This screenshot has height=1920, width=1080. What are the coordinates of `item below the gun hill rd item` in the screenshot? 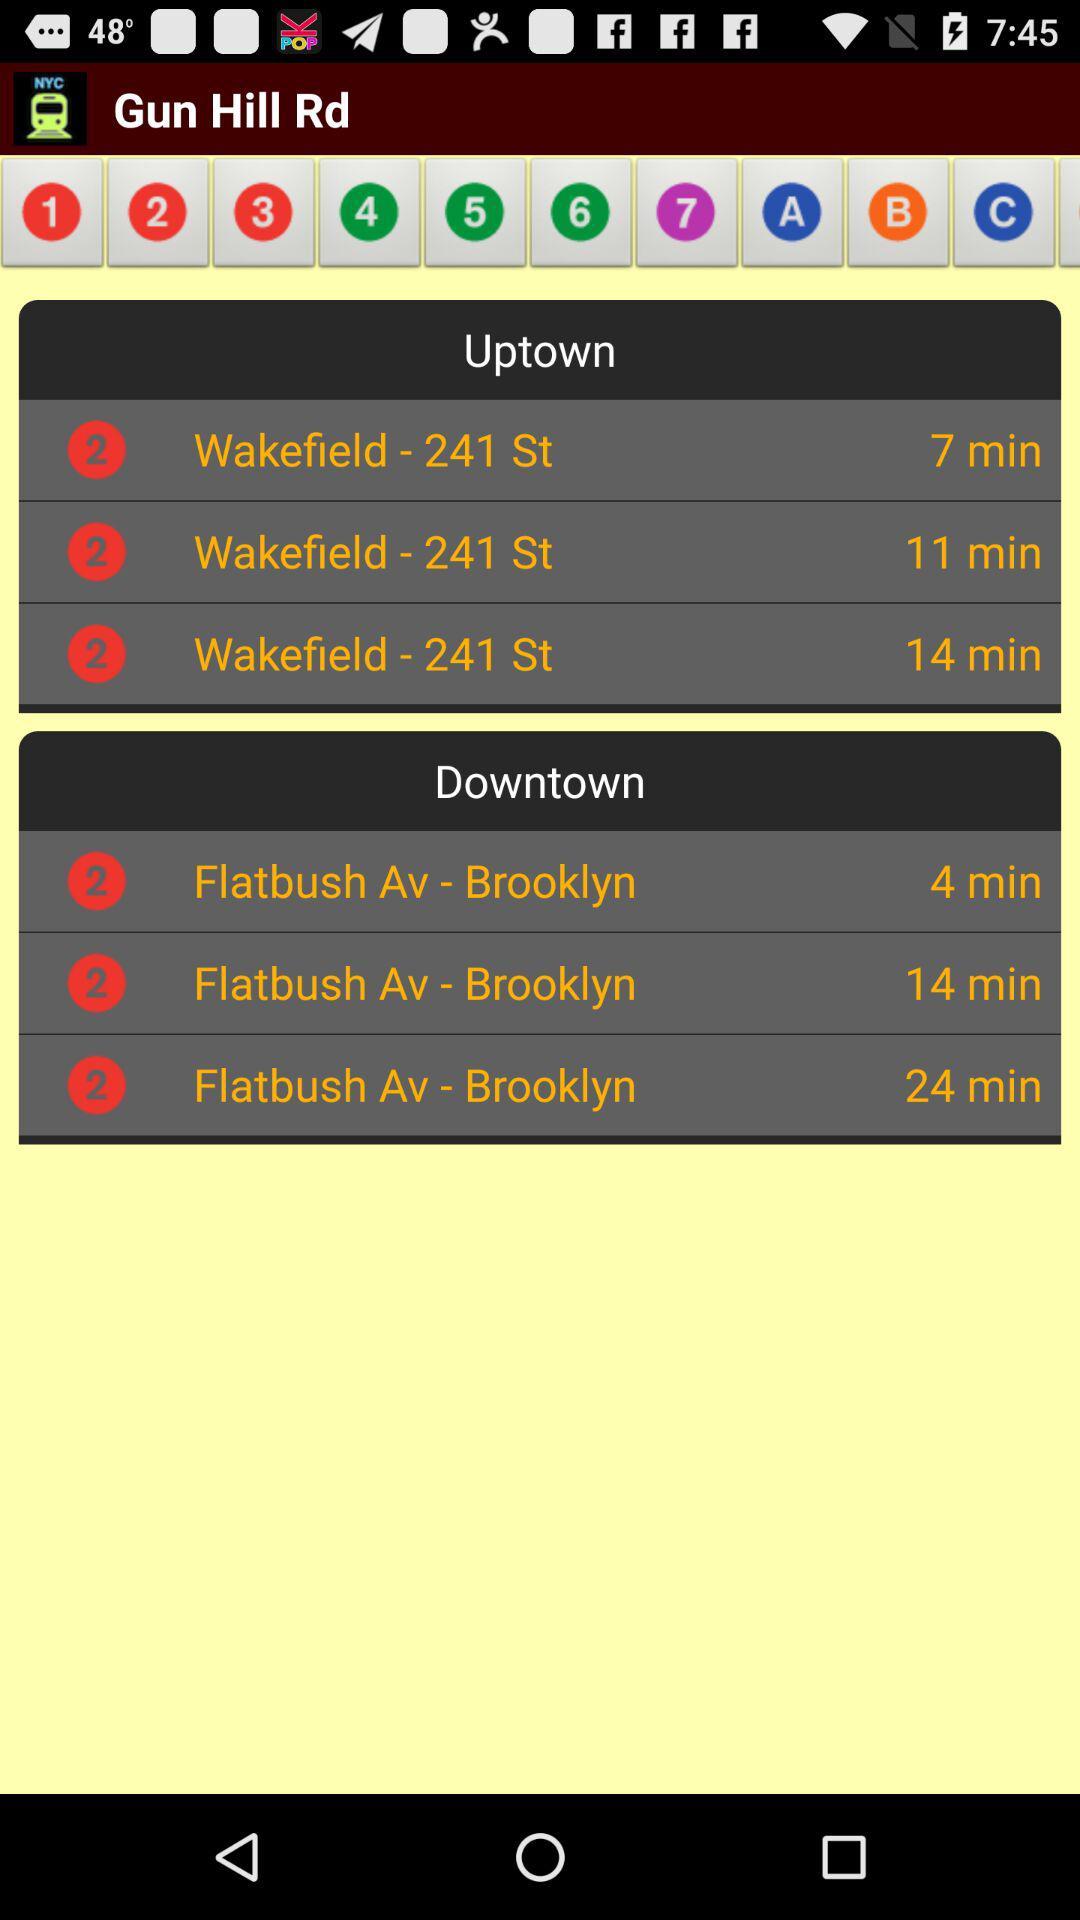 It's located at (370, 218).